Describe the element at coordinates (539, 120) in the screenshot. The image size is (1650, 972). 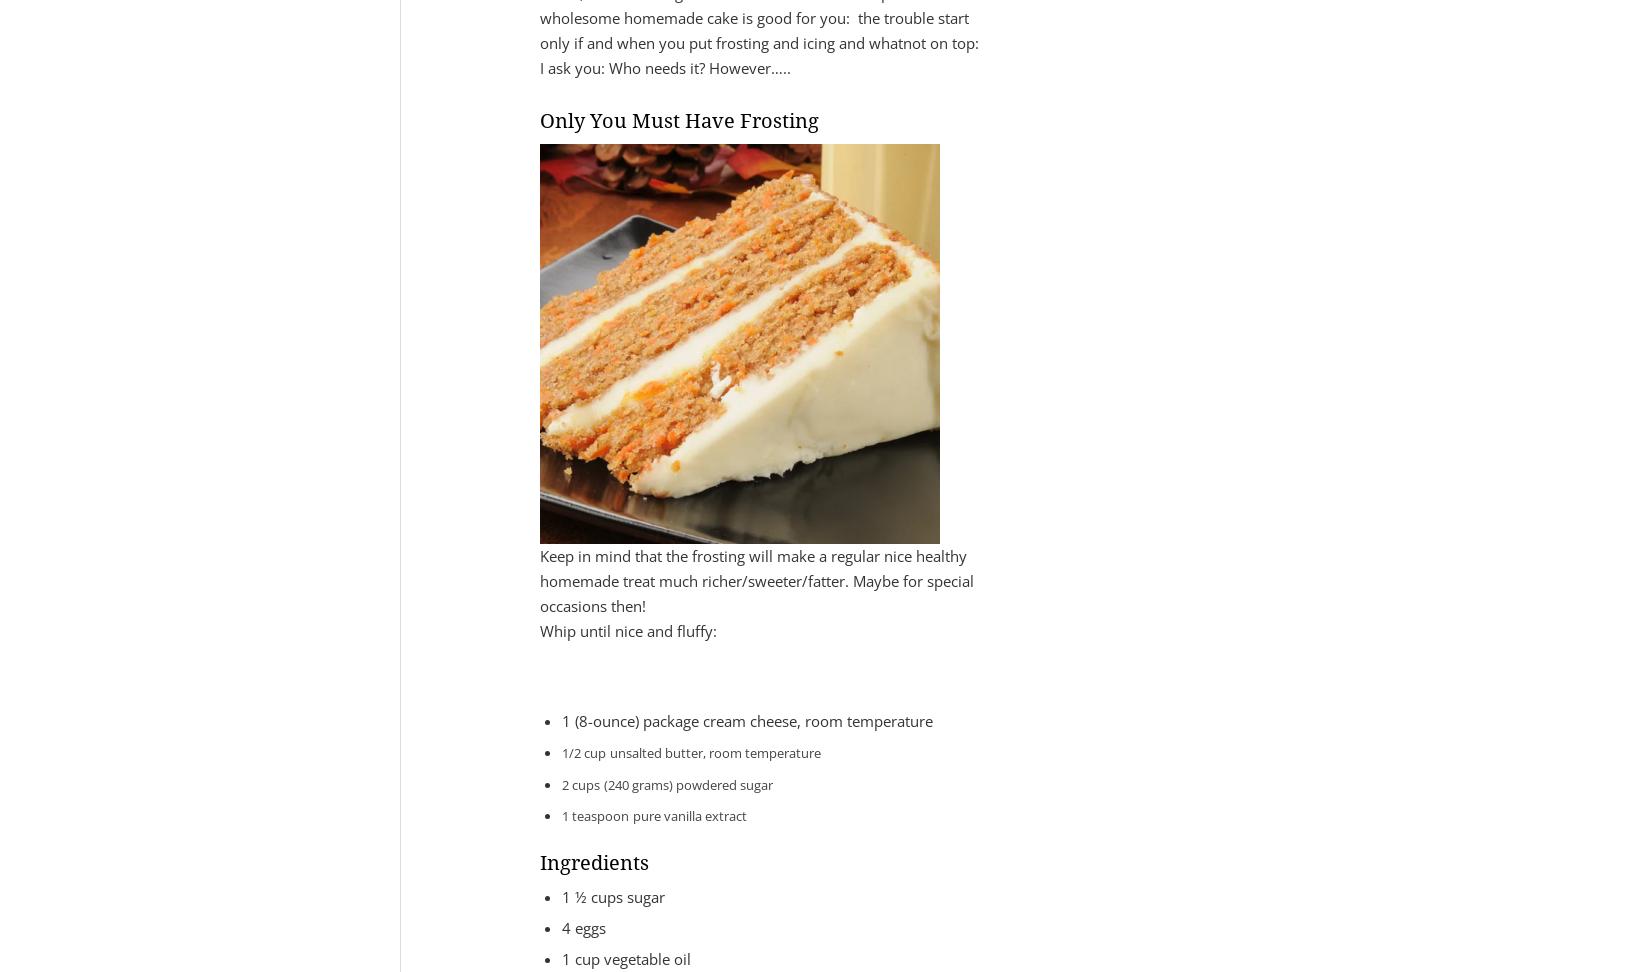
I see `'Only You Must Have Frosting'` at that location.